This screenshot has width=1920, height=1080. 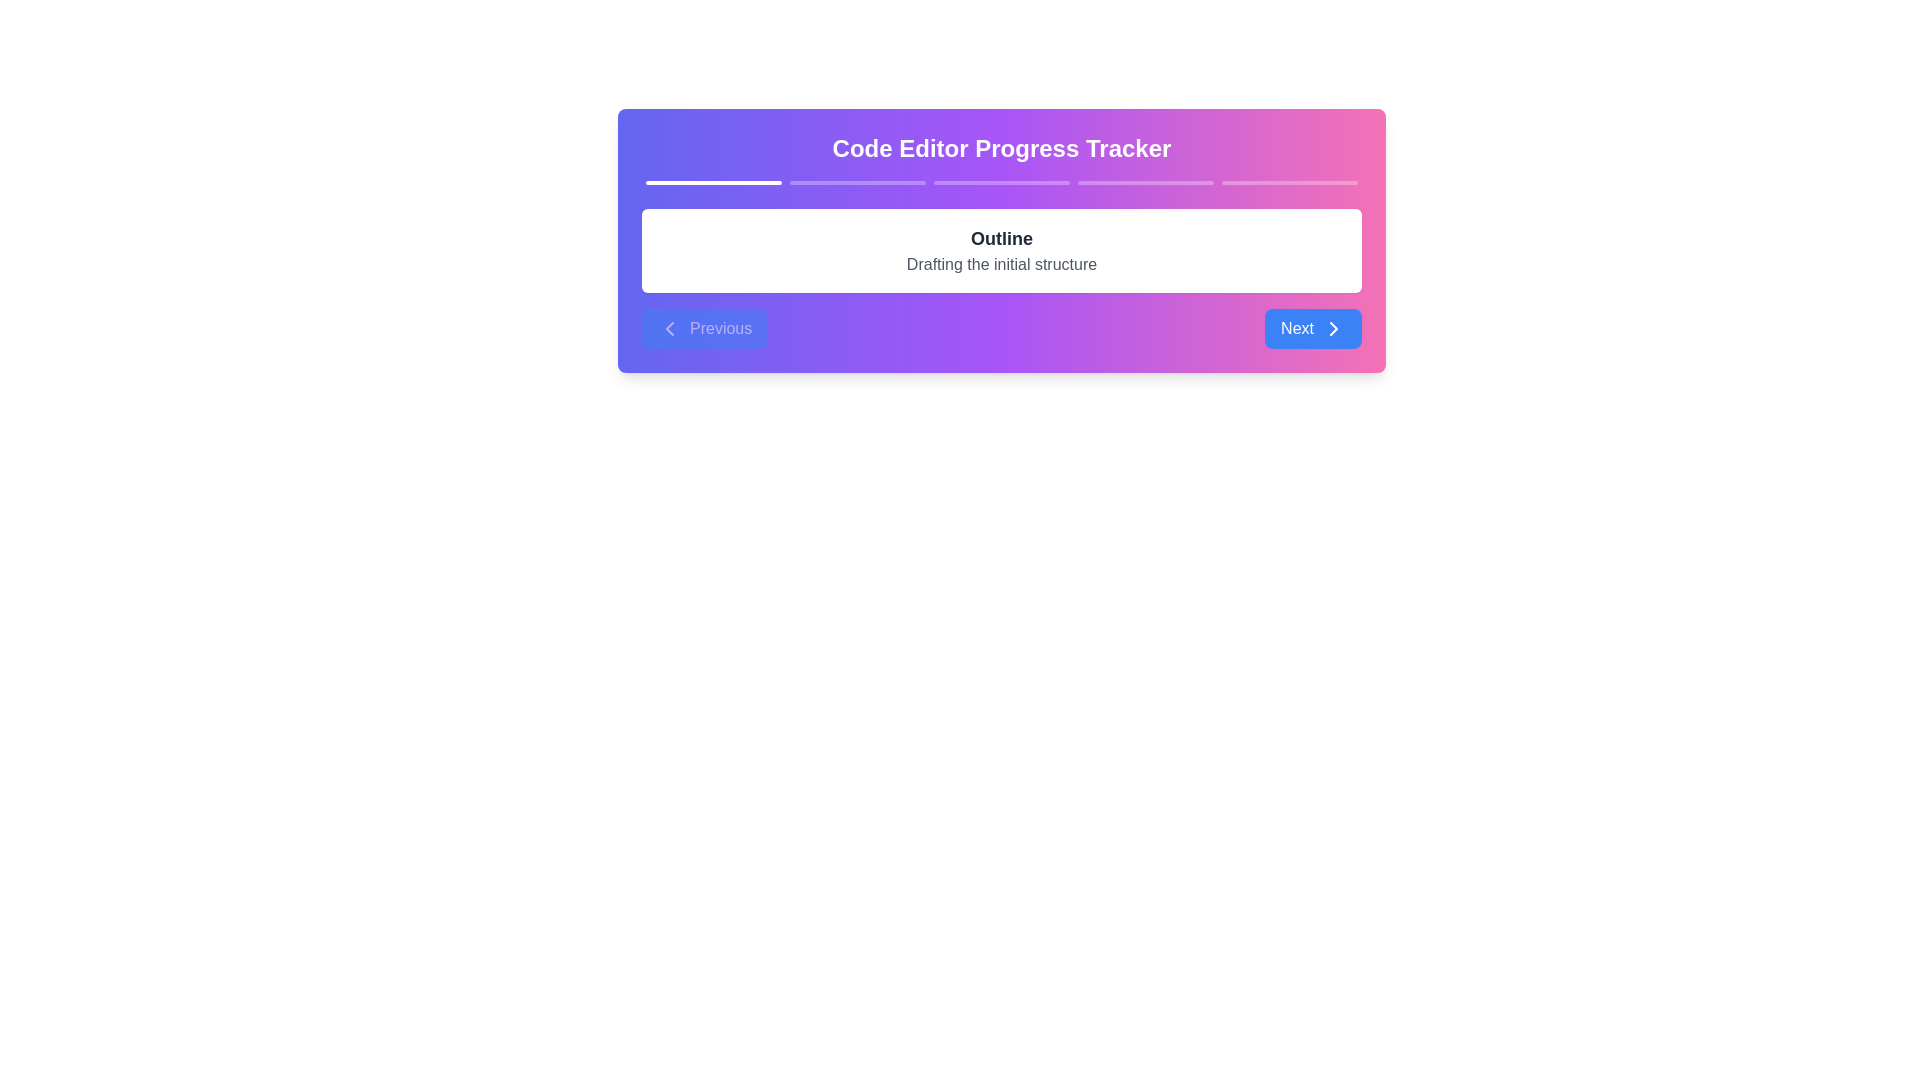 What do you see at coordinates (714, 182) in the screenshot?
I see `the first segment of the progress bar, which indicates the active or completed state of the first step in a multi-step process` at bounding box center [714, 182].